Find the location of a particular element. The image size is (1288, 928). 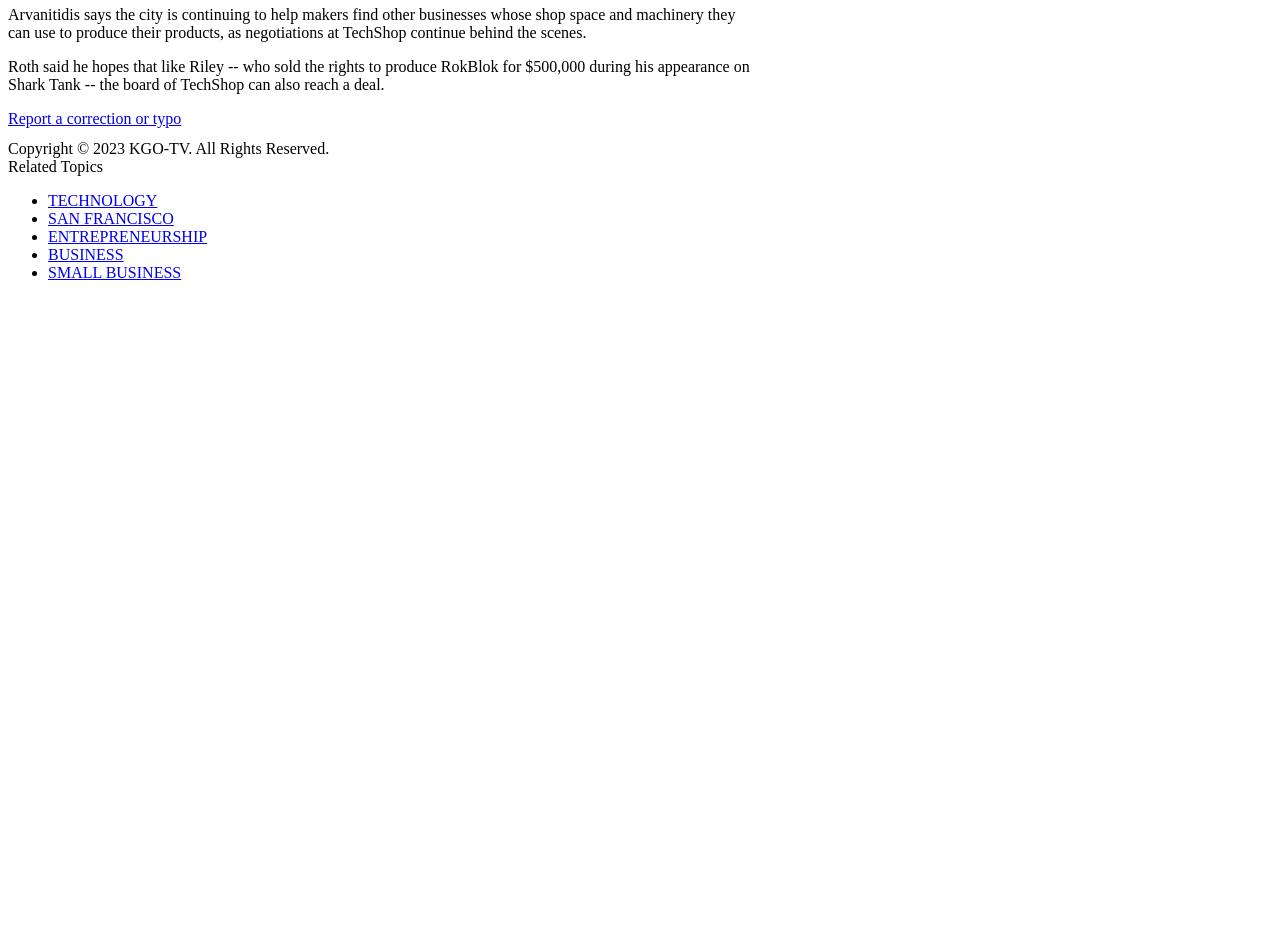

'Report a correction or typo' is located at coordinates (7, 118).